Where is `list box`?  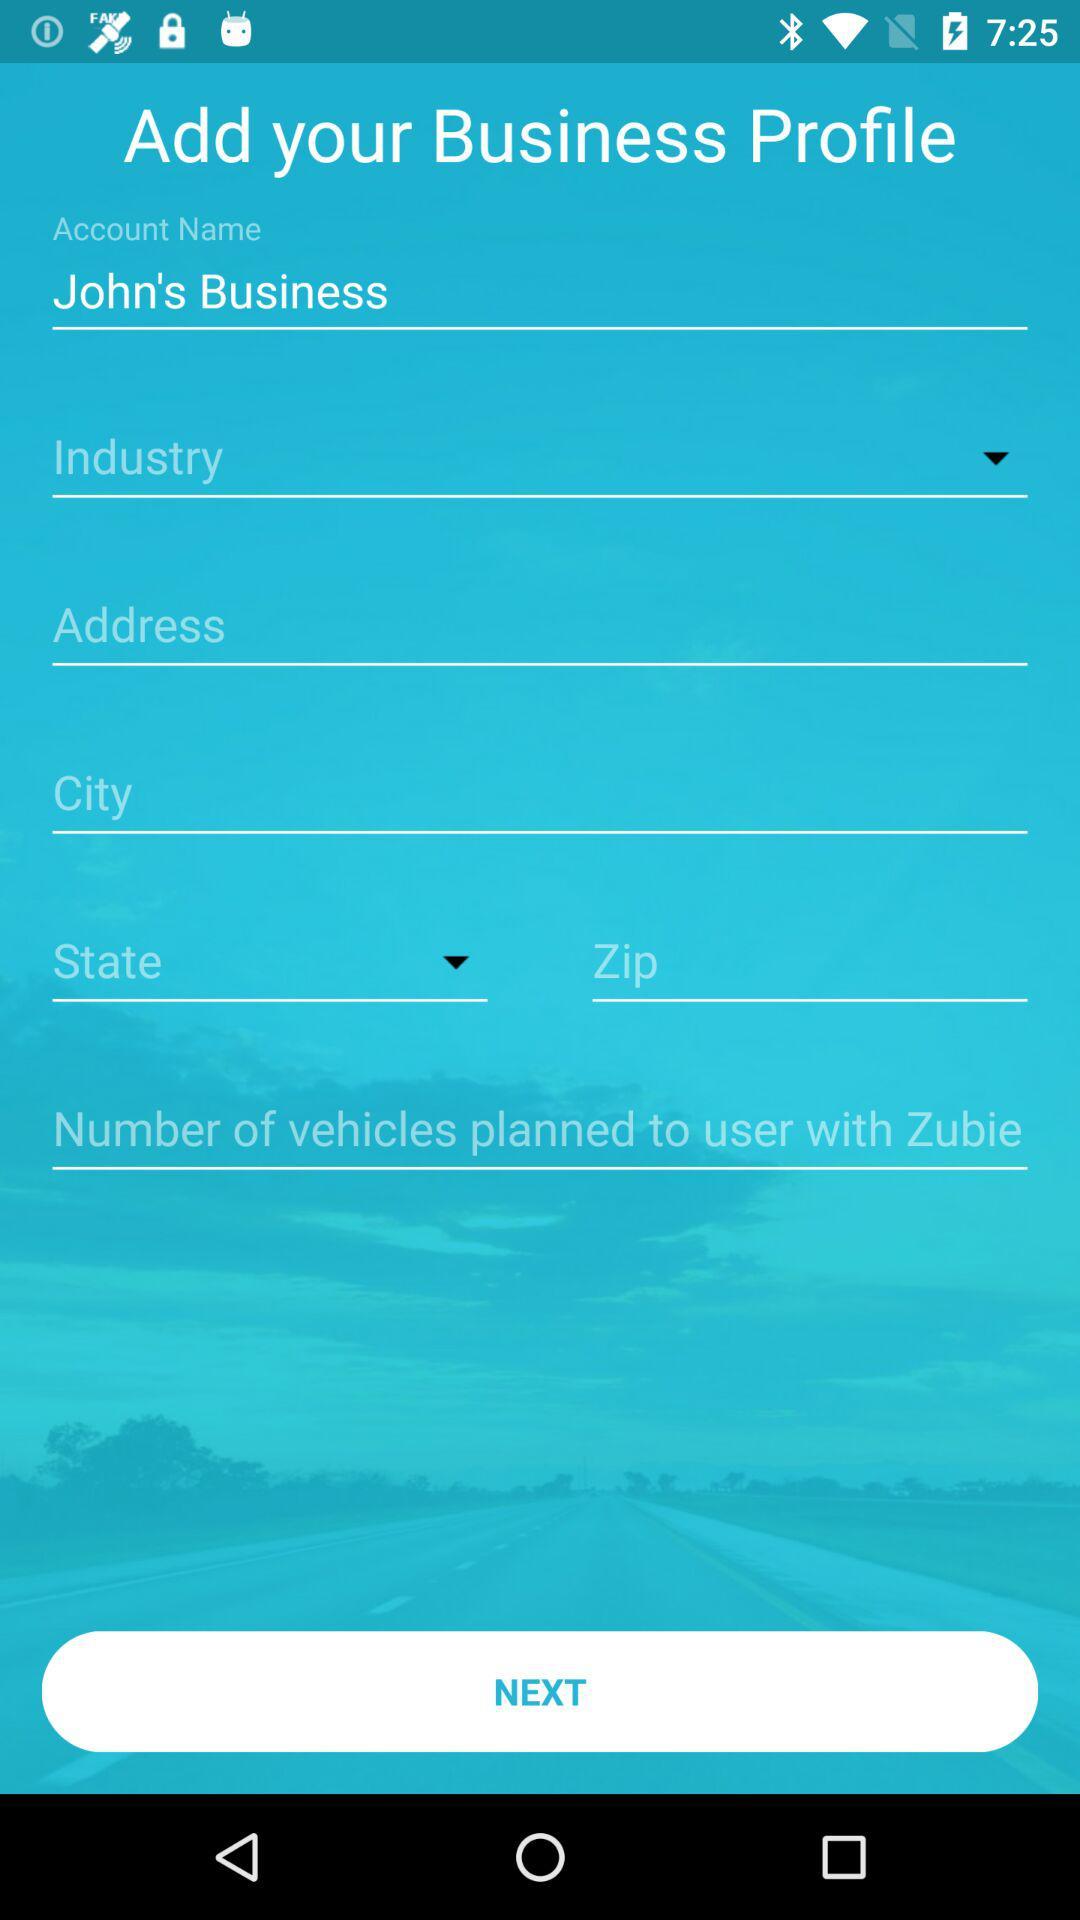
list box is located at coordinates (270, 963).